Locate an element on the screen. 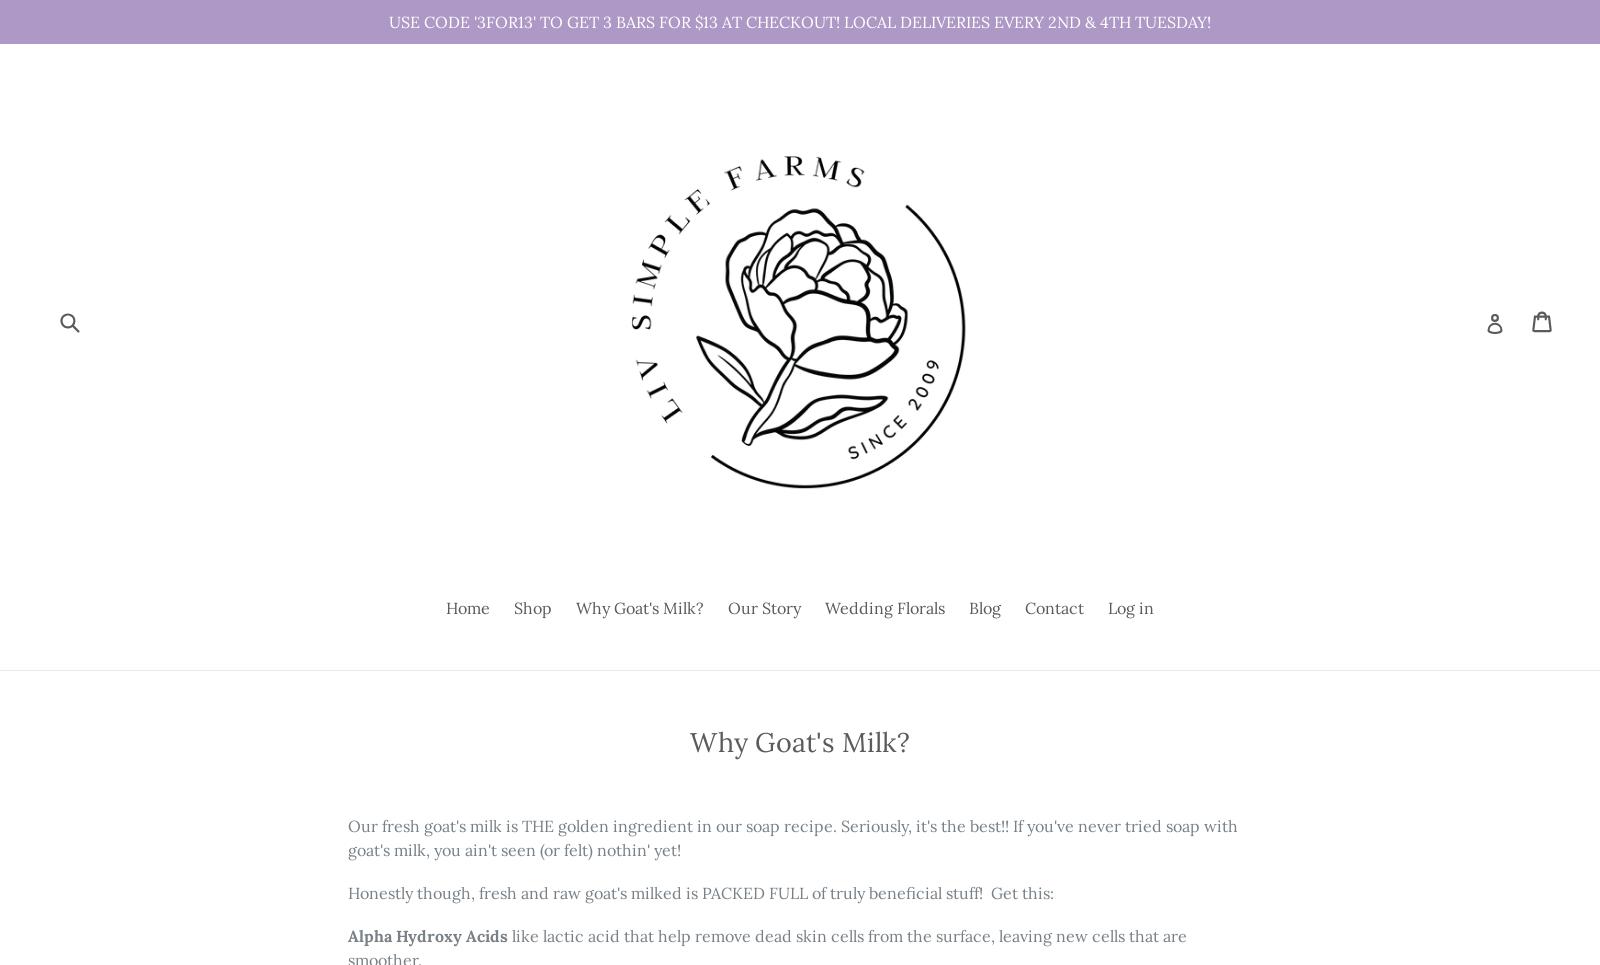 This screenshot has width=1600, height=965. 'Blog' is located at coordinates (983, 607).